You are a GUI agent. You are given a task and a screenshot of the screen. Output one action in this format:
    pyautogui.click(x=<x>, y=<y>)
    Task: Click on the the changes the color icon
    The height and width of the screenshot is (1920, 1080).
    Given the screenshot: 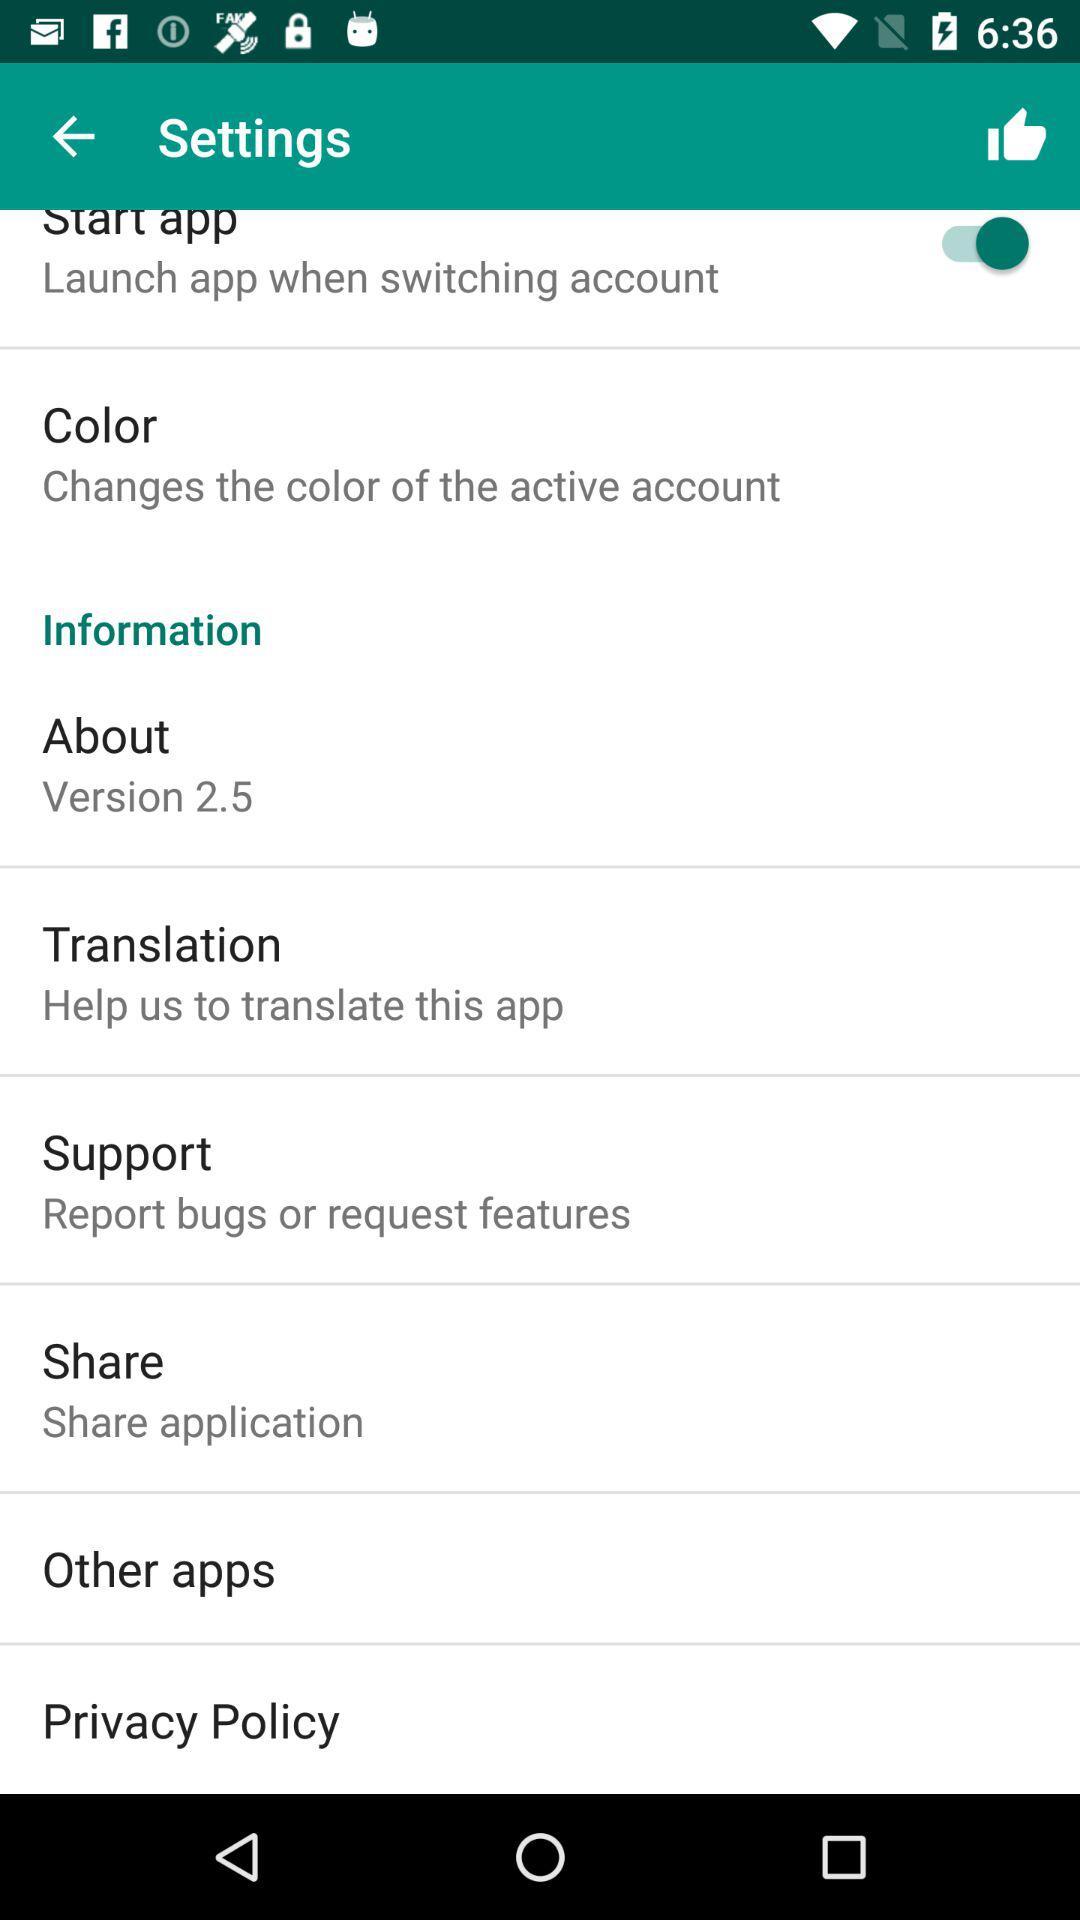 What is the action you would take?
    pyautogui.click(x=410, y=484)
    